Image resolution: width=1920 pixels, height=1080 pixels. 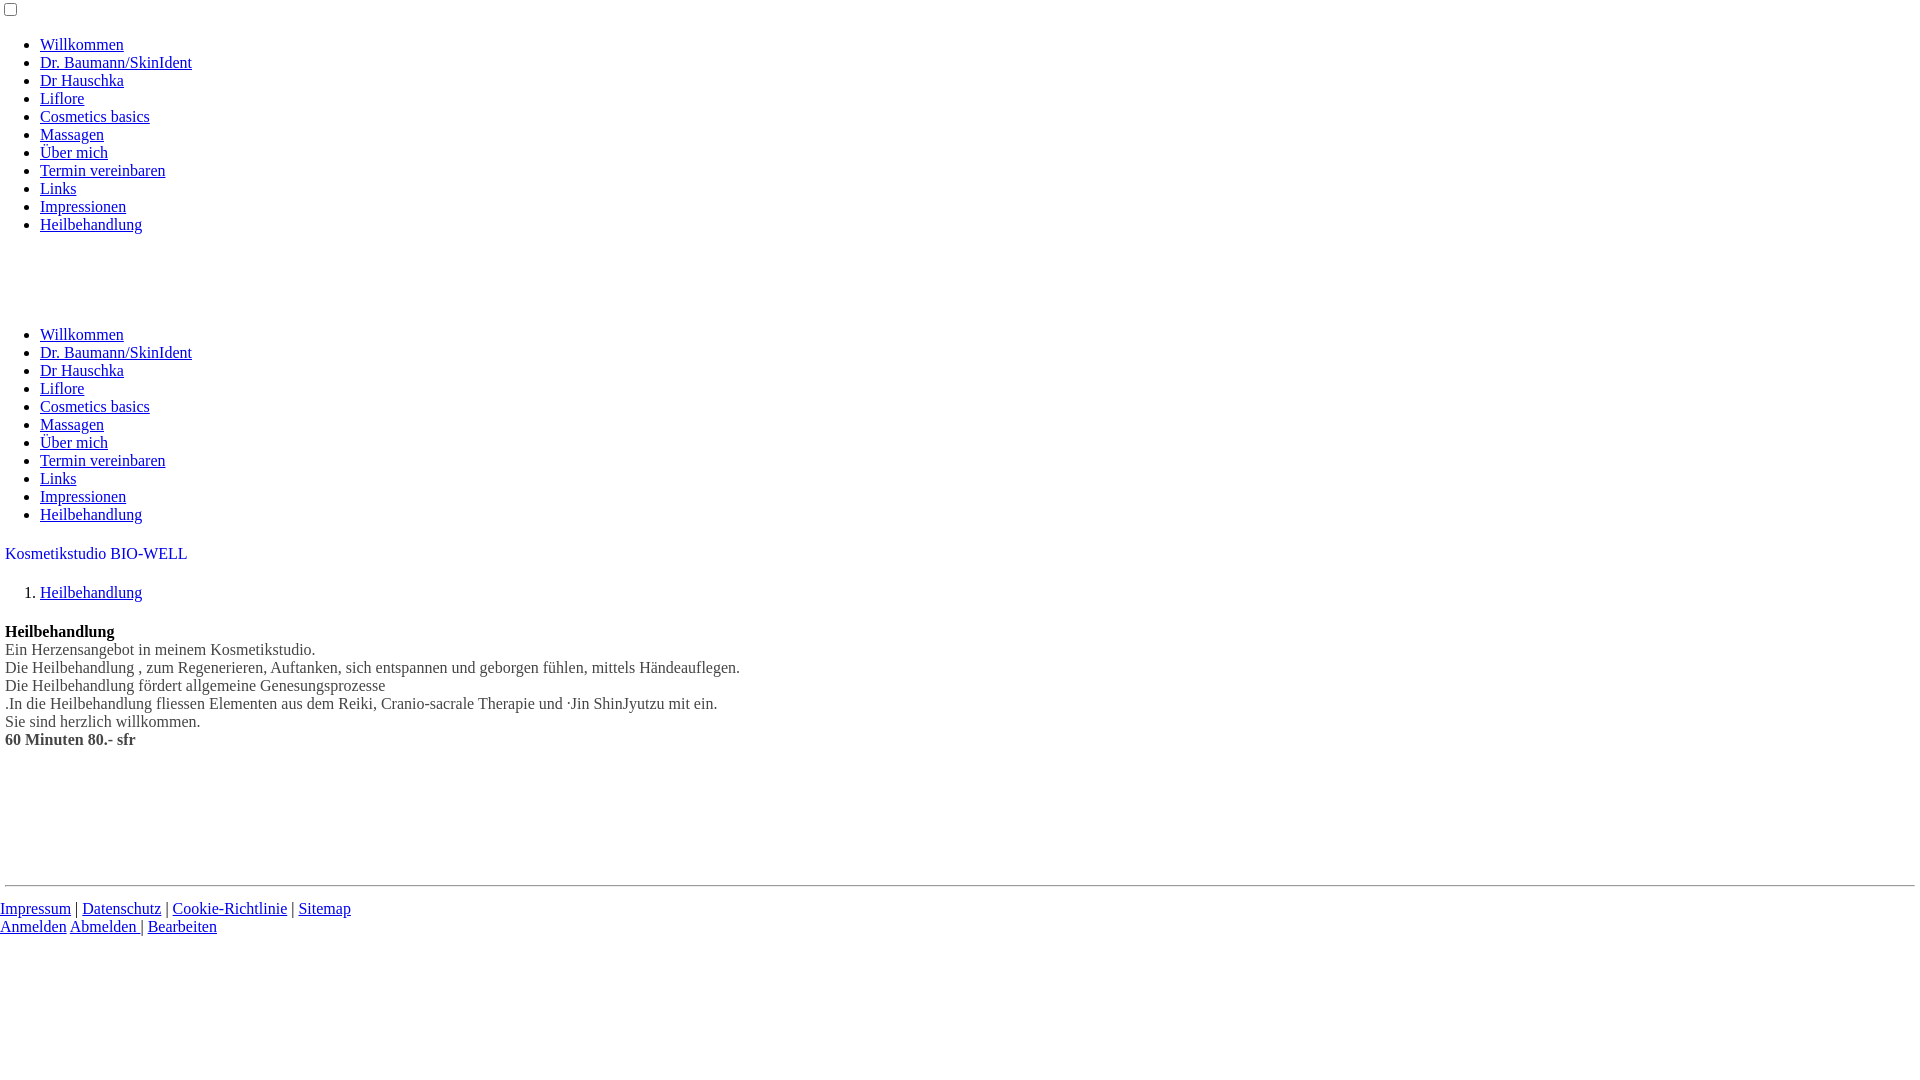 I want to click on 'Cosmetics basics', so click(x=39, y=405).